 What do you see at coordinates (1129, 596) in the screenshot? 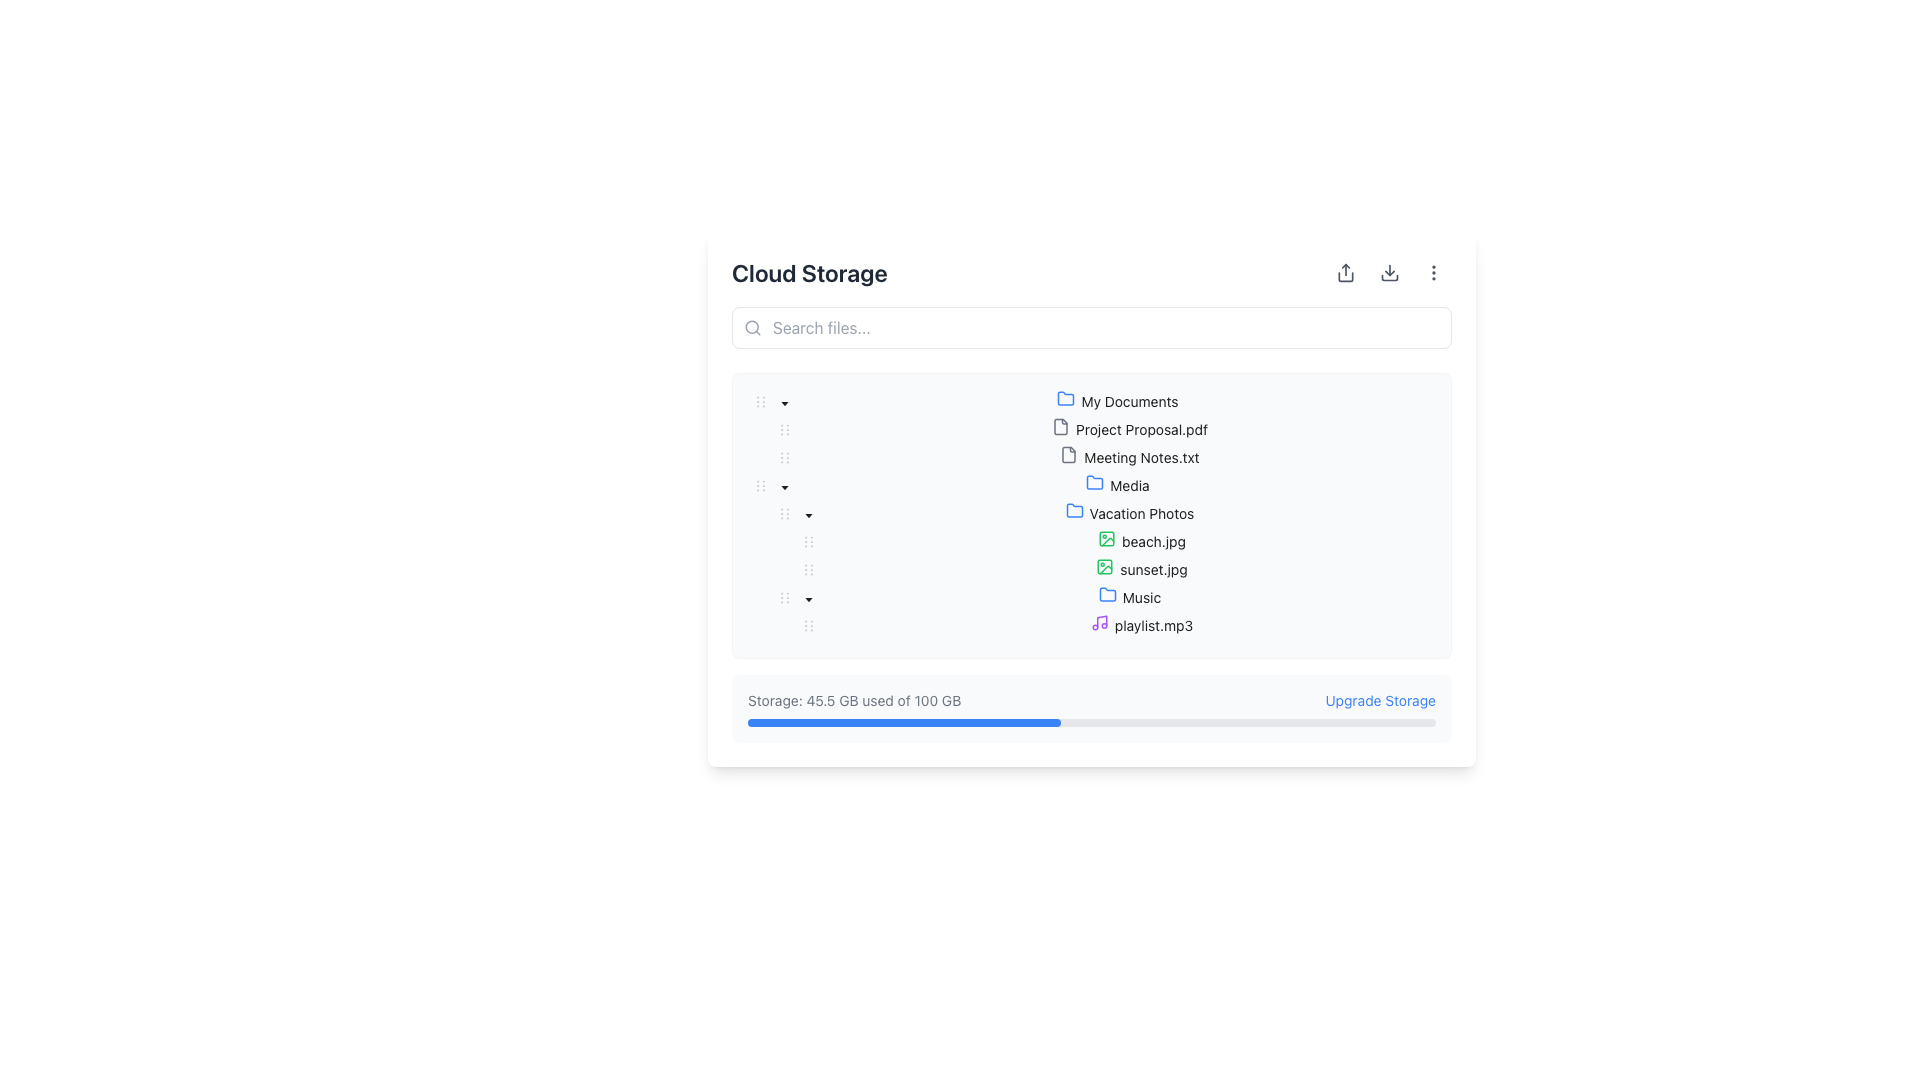
I see `on the 'Music' folder in the tree view structure located under 'Vacation Photos' and 'Media'` at bounding box center [1129, 596].